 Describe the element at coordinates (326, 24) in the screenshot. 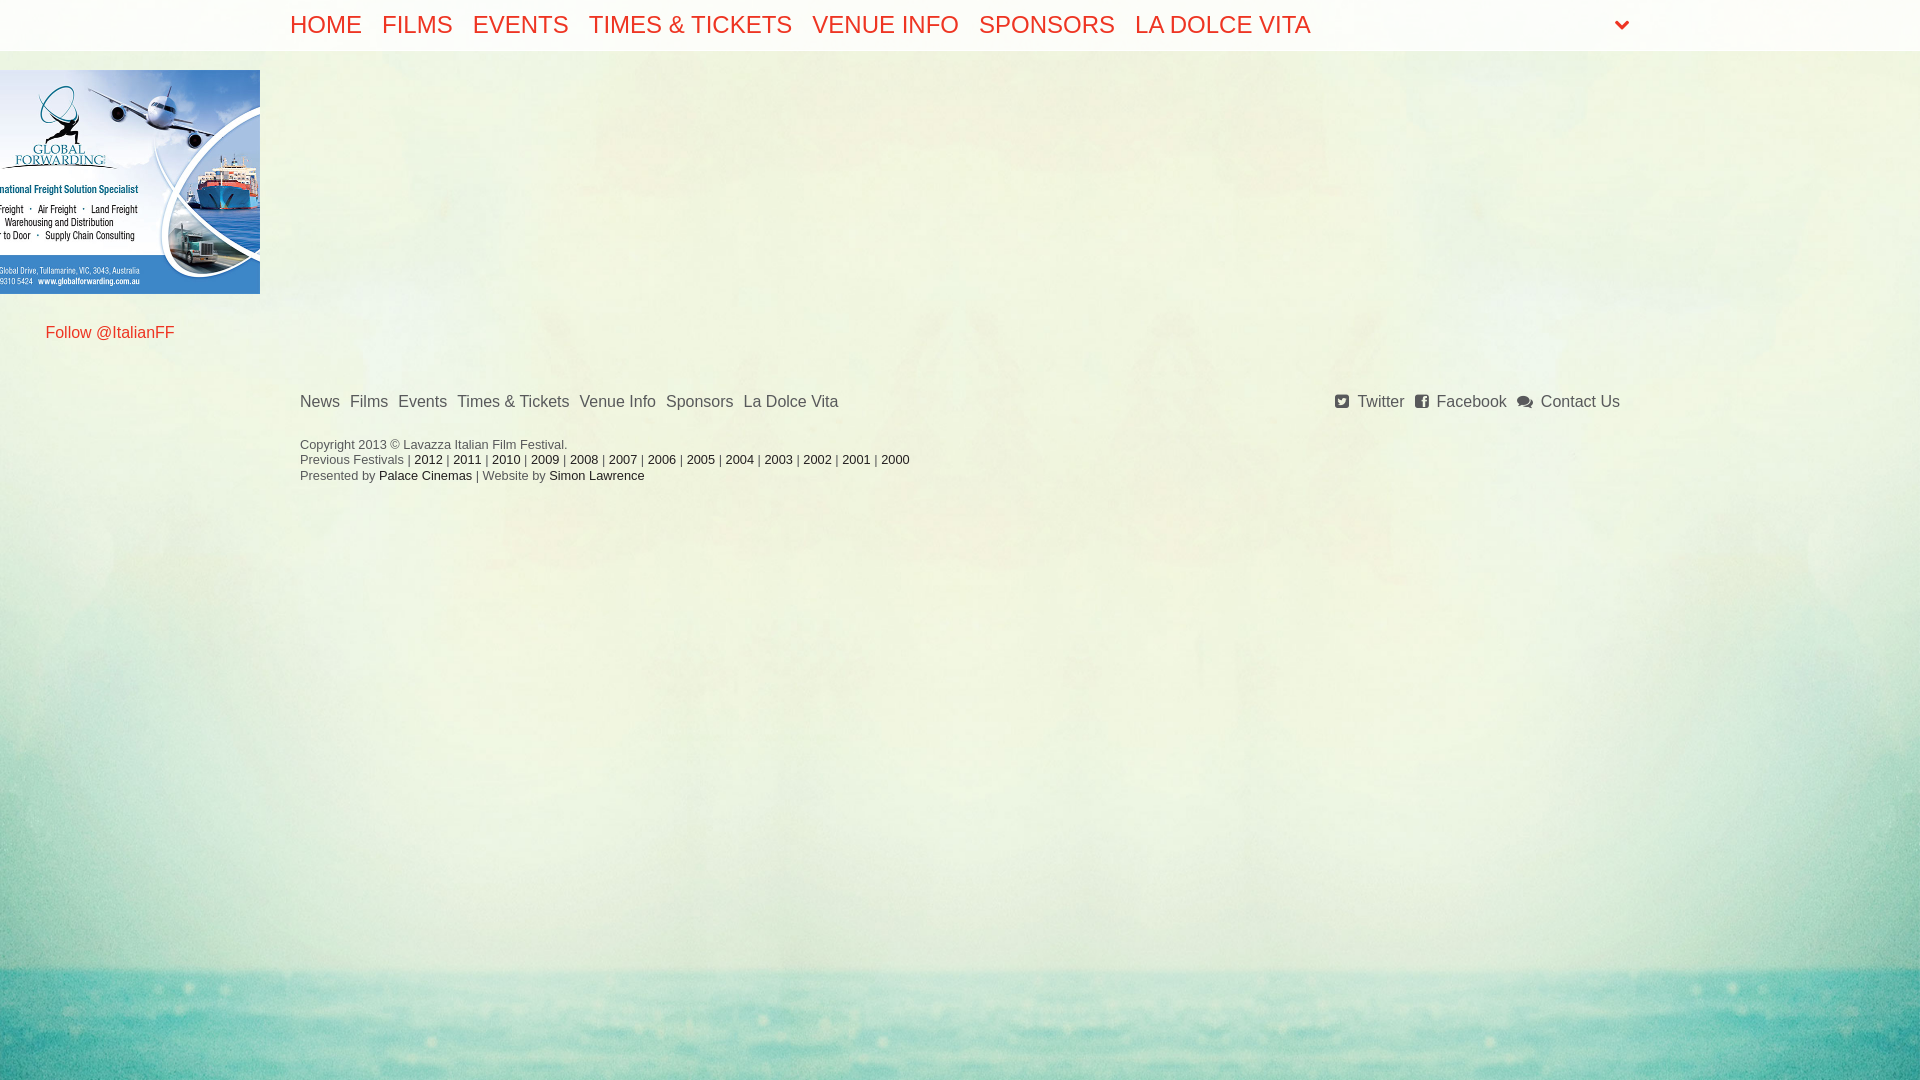

I see `'HOME'` at that location.